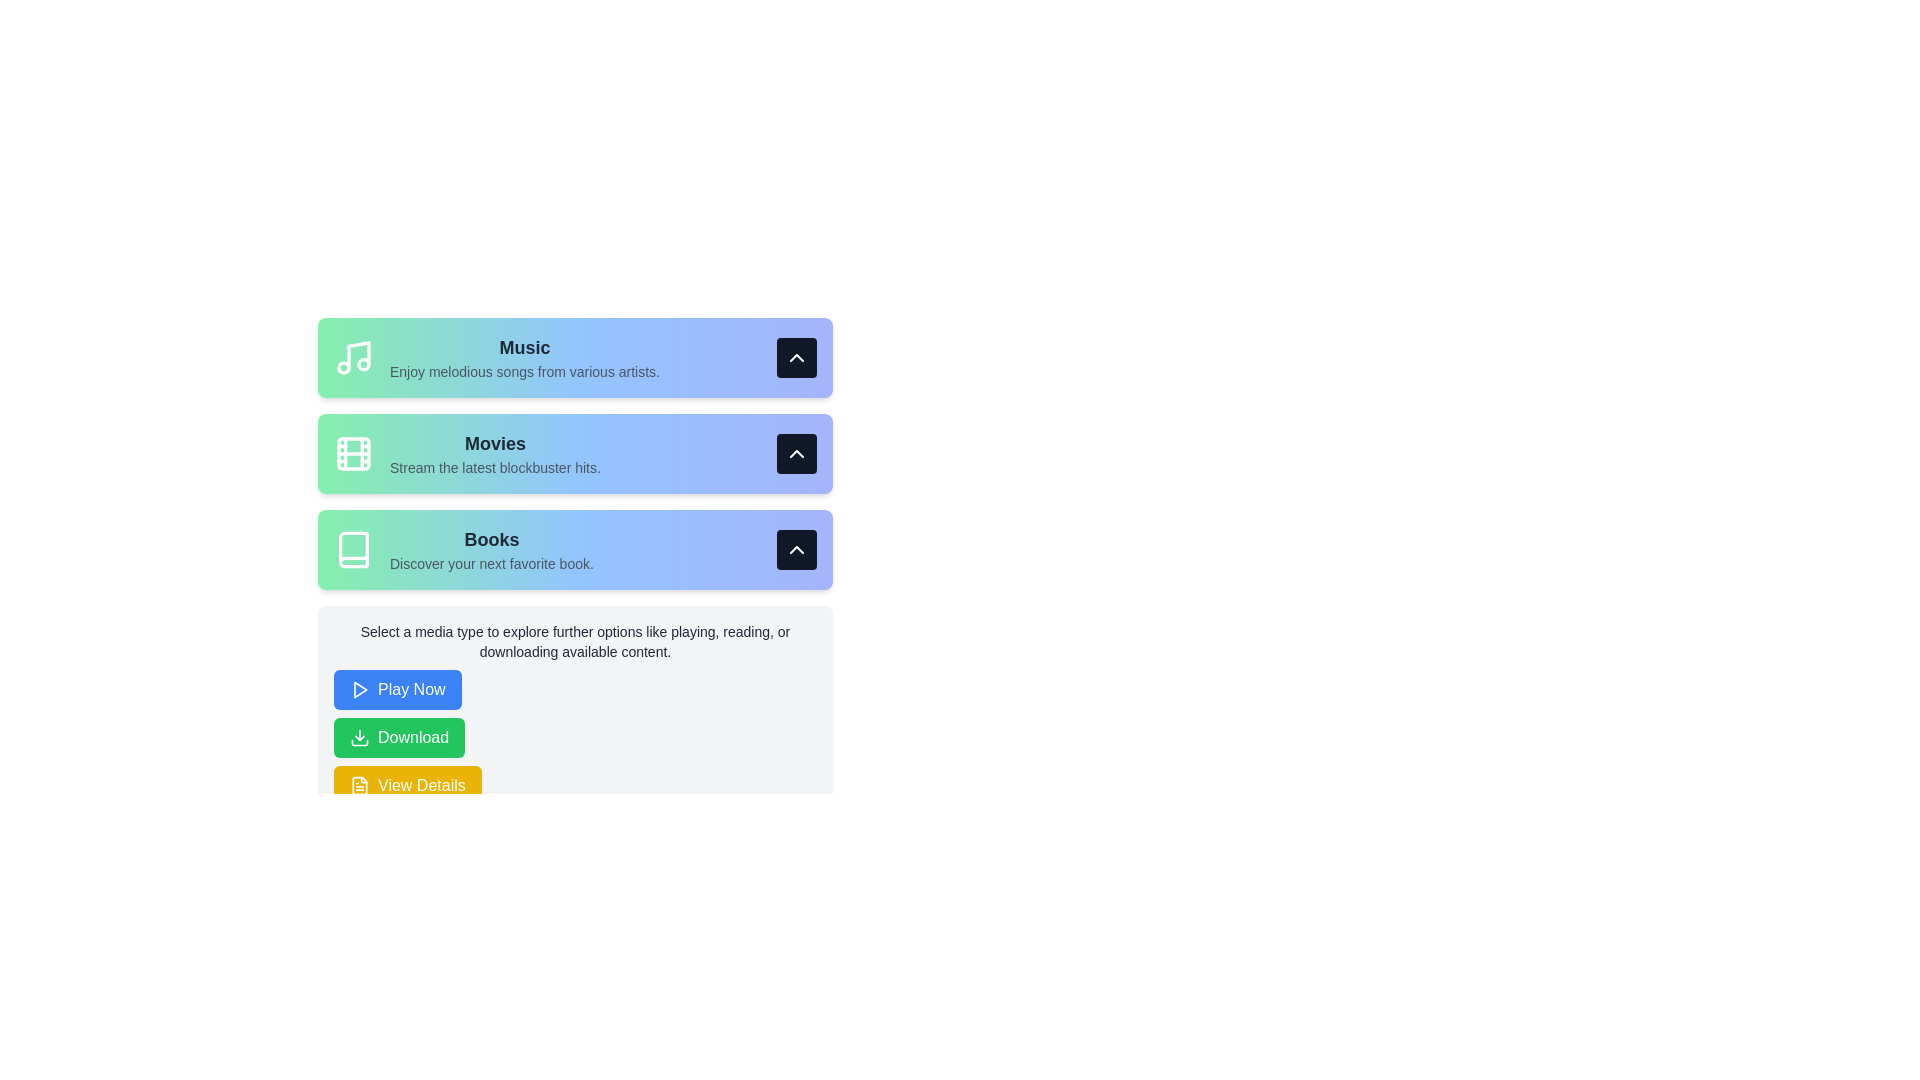 The image size is (1920, 1080). What do you see at coordinates (360, 737) in the screenshot?
I see `the minimalist outline icon resembling a downward arrow located to the left of the 'Download' button within the green rectangular section at the bottom center of the layout` at bounding box center [360, 737].